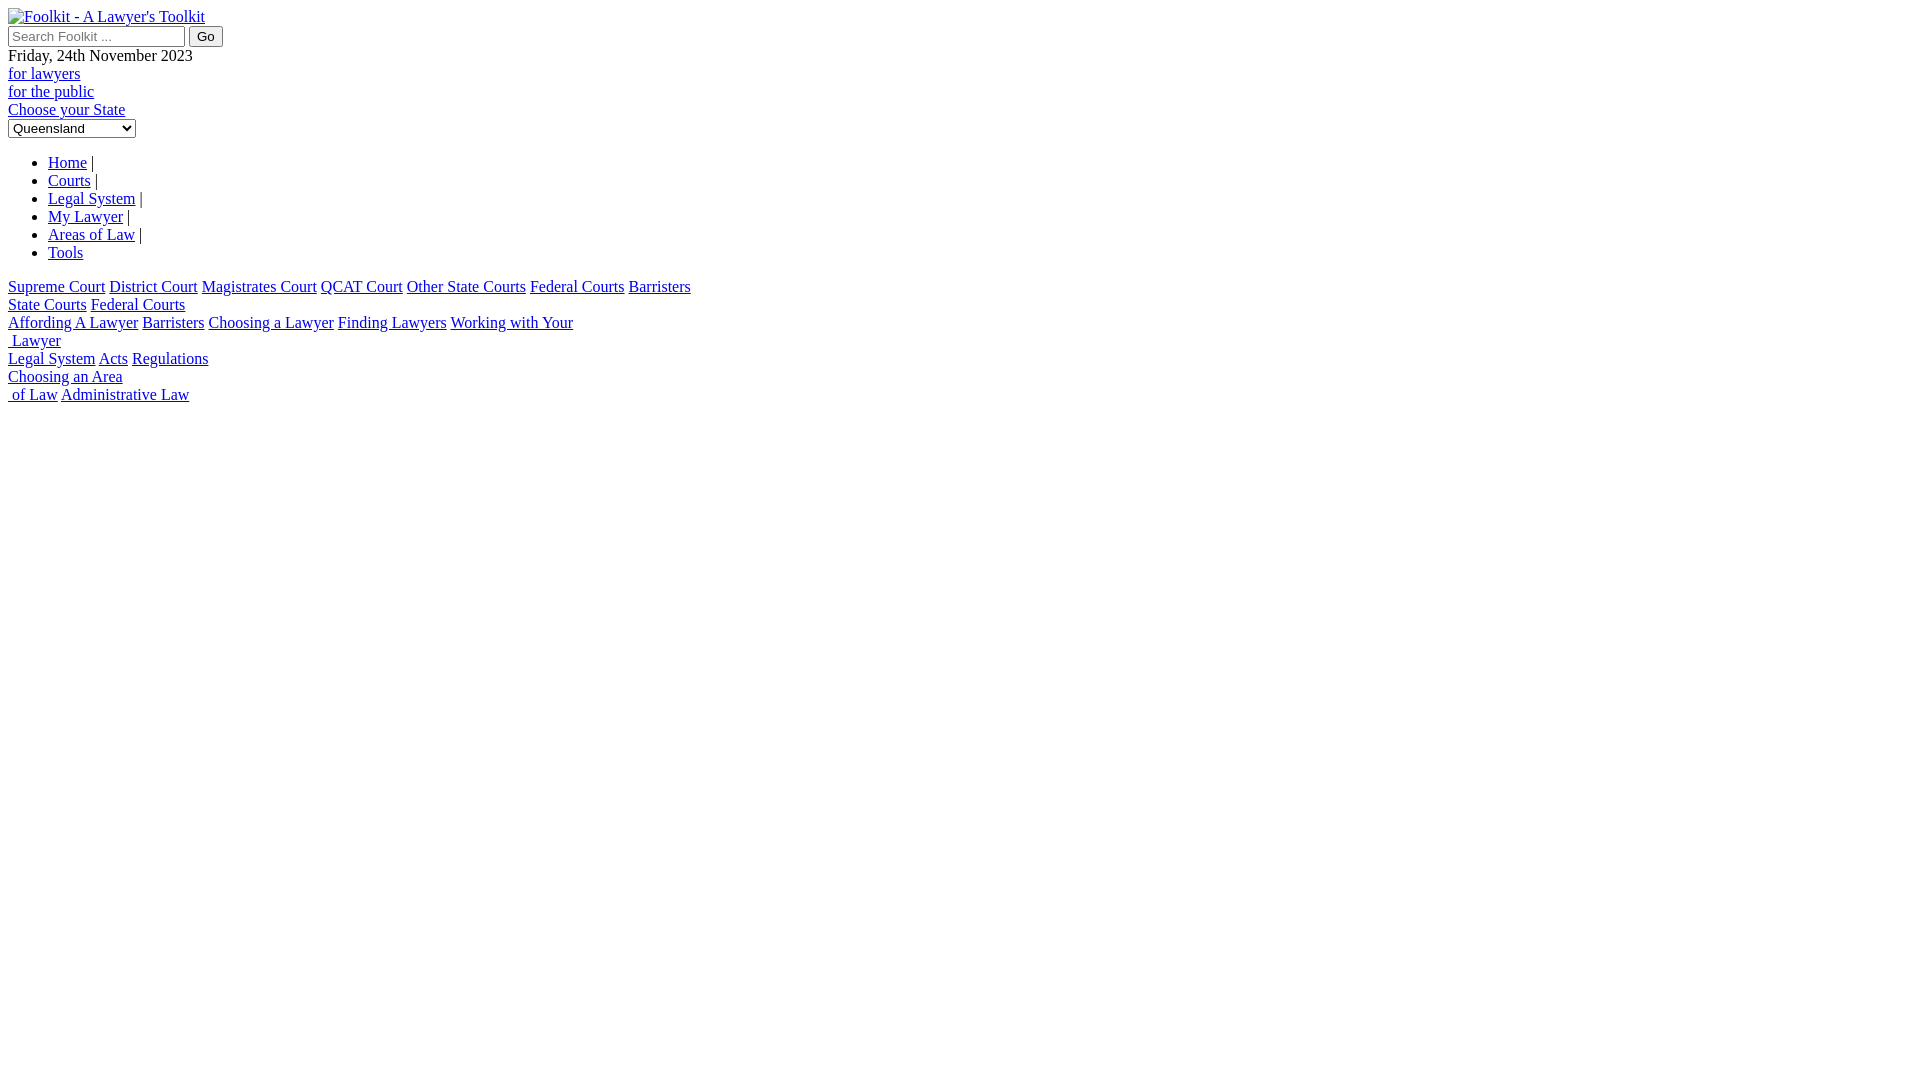 This screenshot has width=1920, height=1080. What do you see at coordinates (84, 216) in the screenshot?
I see `'My Lawyer'` at bounding box center [84, 216].